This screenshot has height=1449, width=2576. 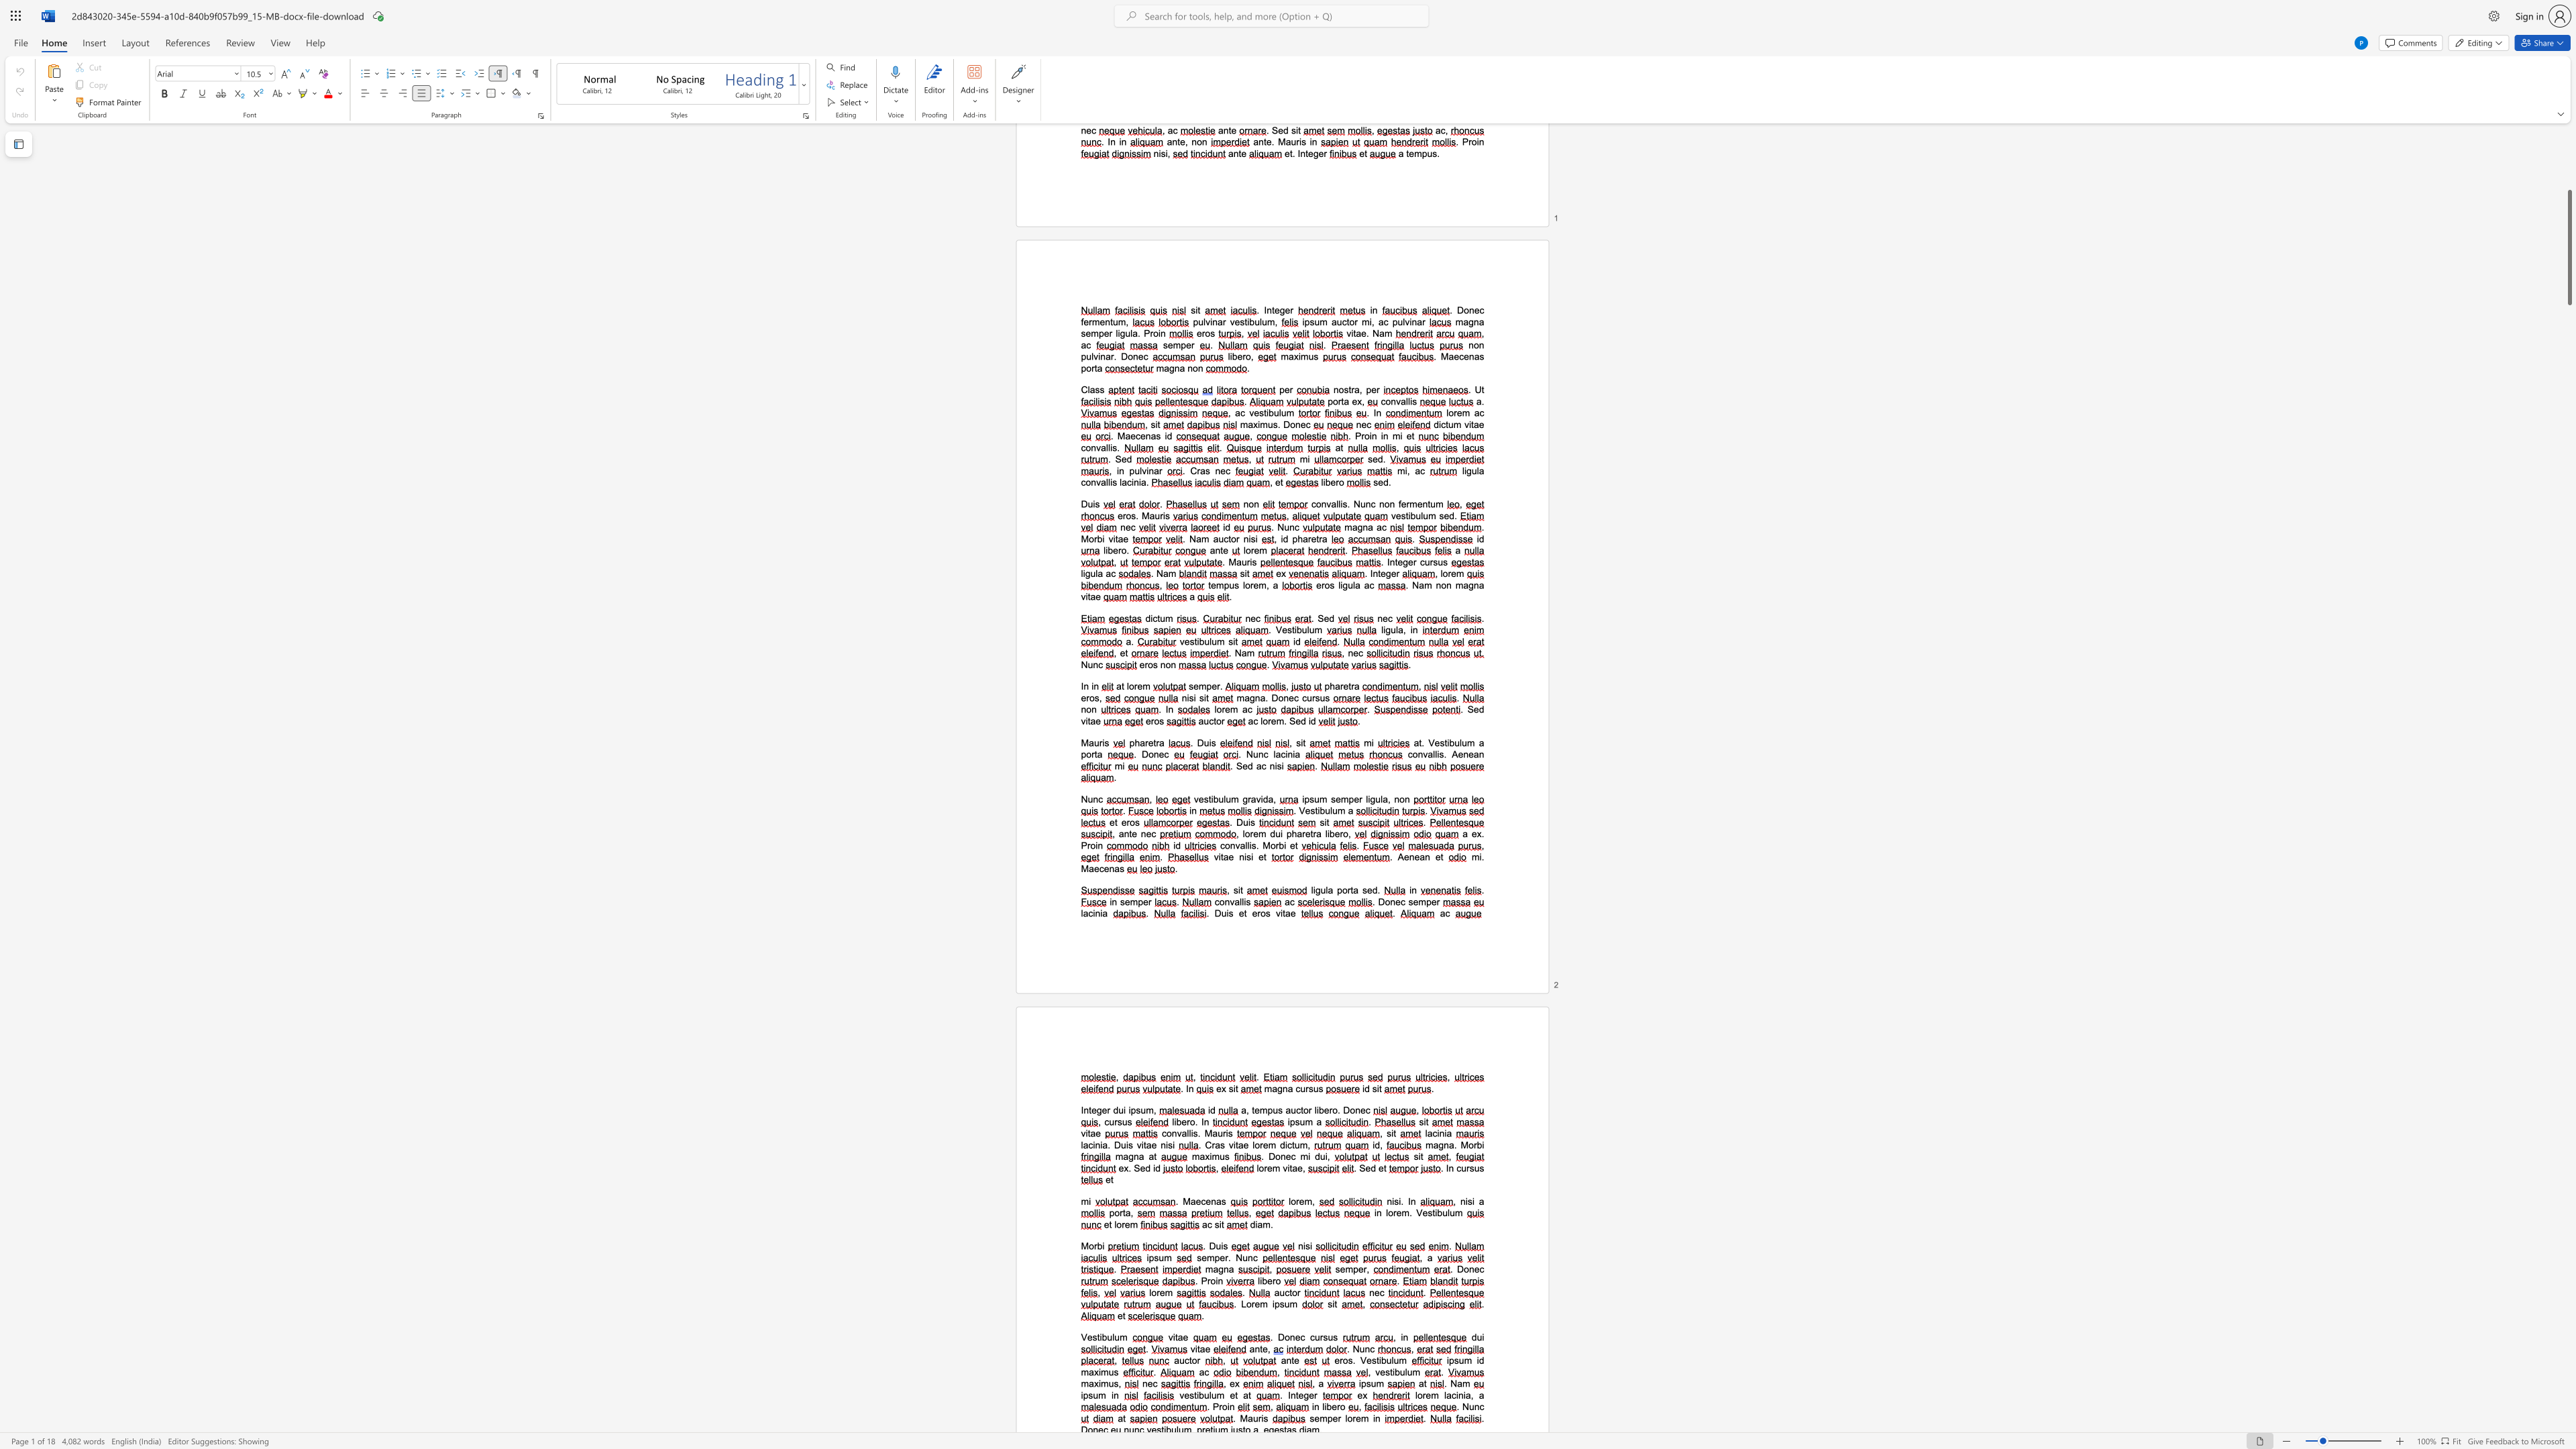 I want to click on the space between the continuous character "p" and "e" in the text, so click(x=1353, y=798).